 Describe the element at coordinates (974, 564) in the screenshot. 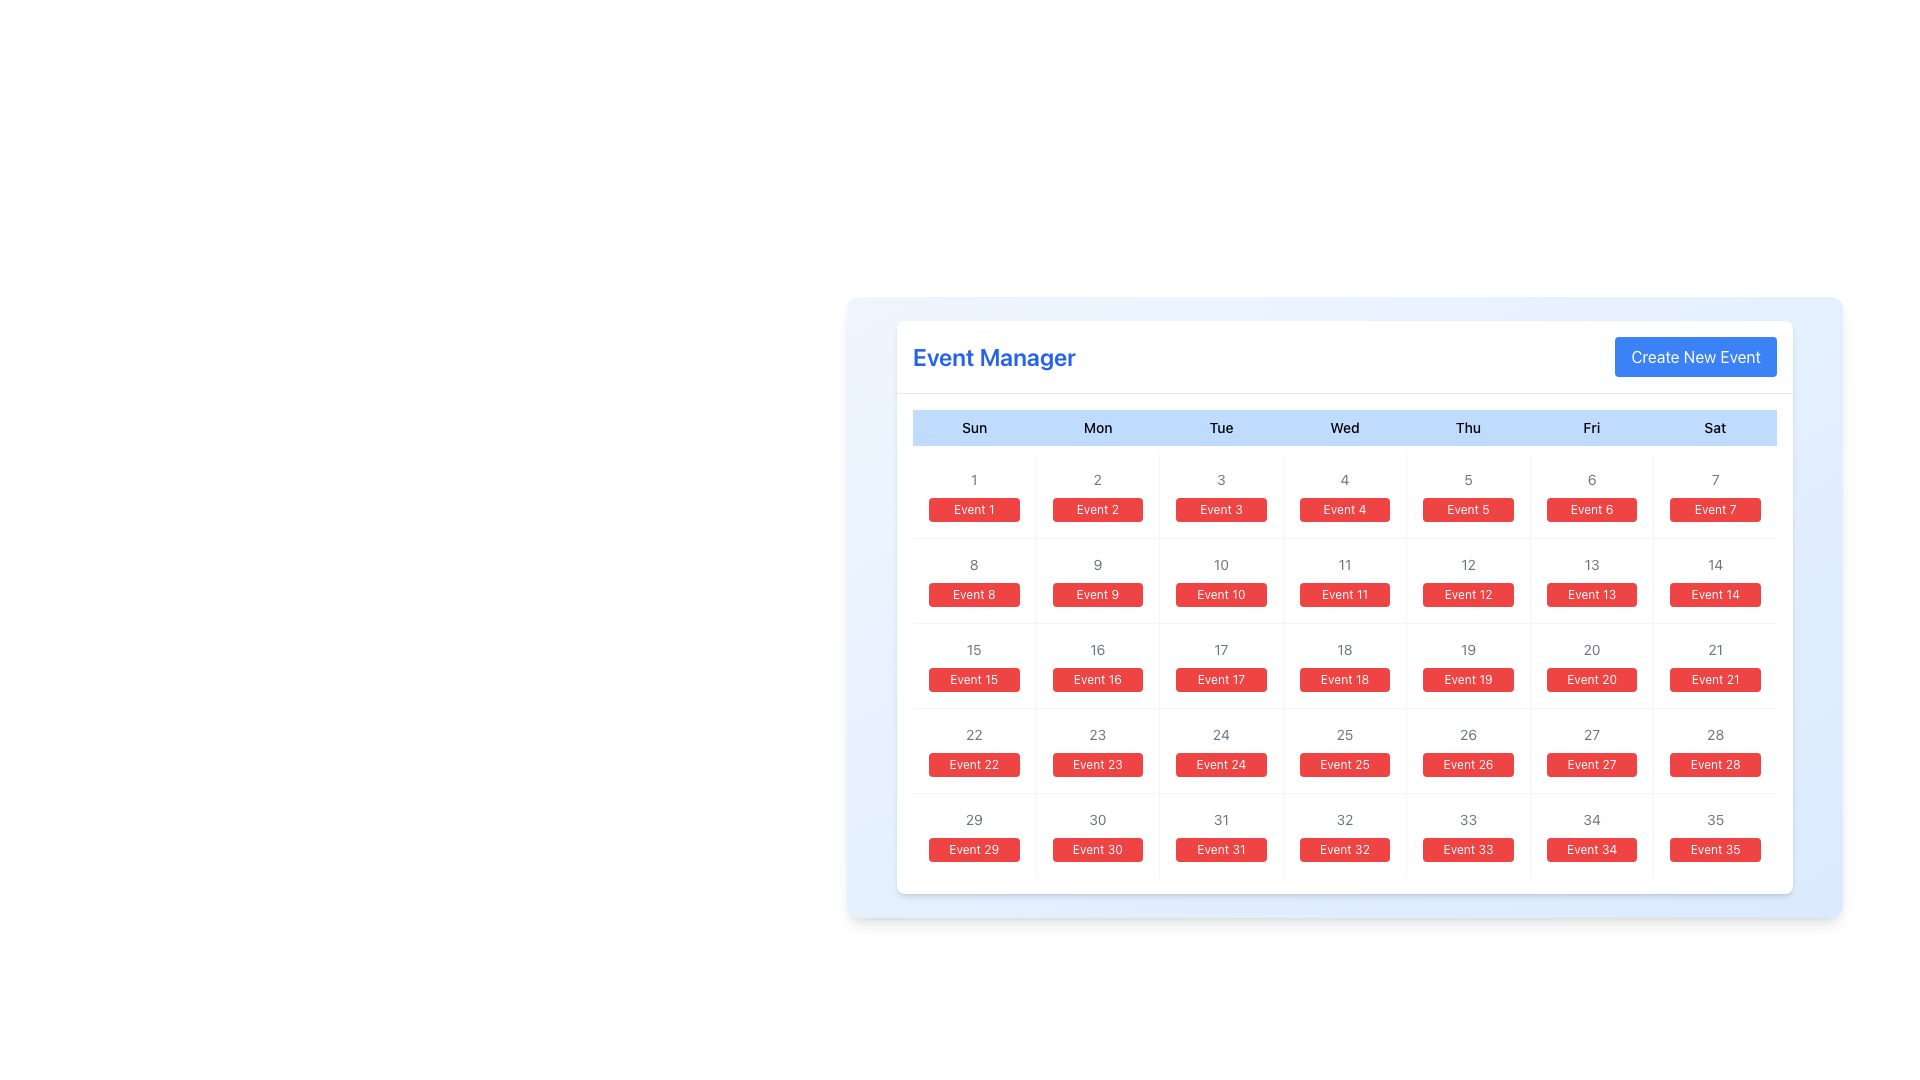

I see `the small gray text label displaying the number '8', located above the red button labeled 'Event 8' in the calendar grid` at that location.